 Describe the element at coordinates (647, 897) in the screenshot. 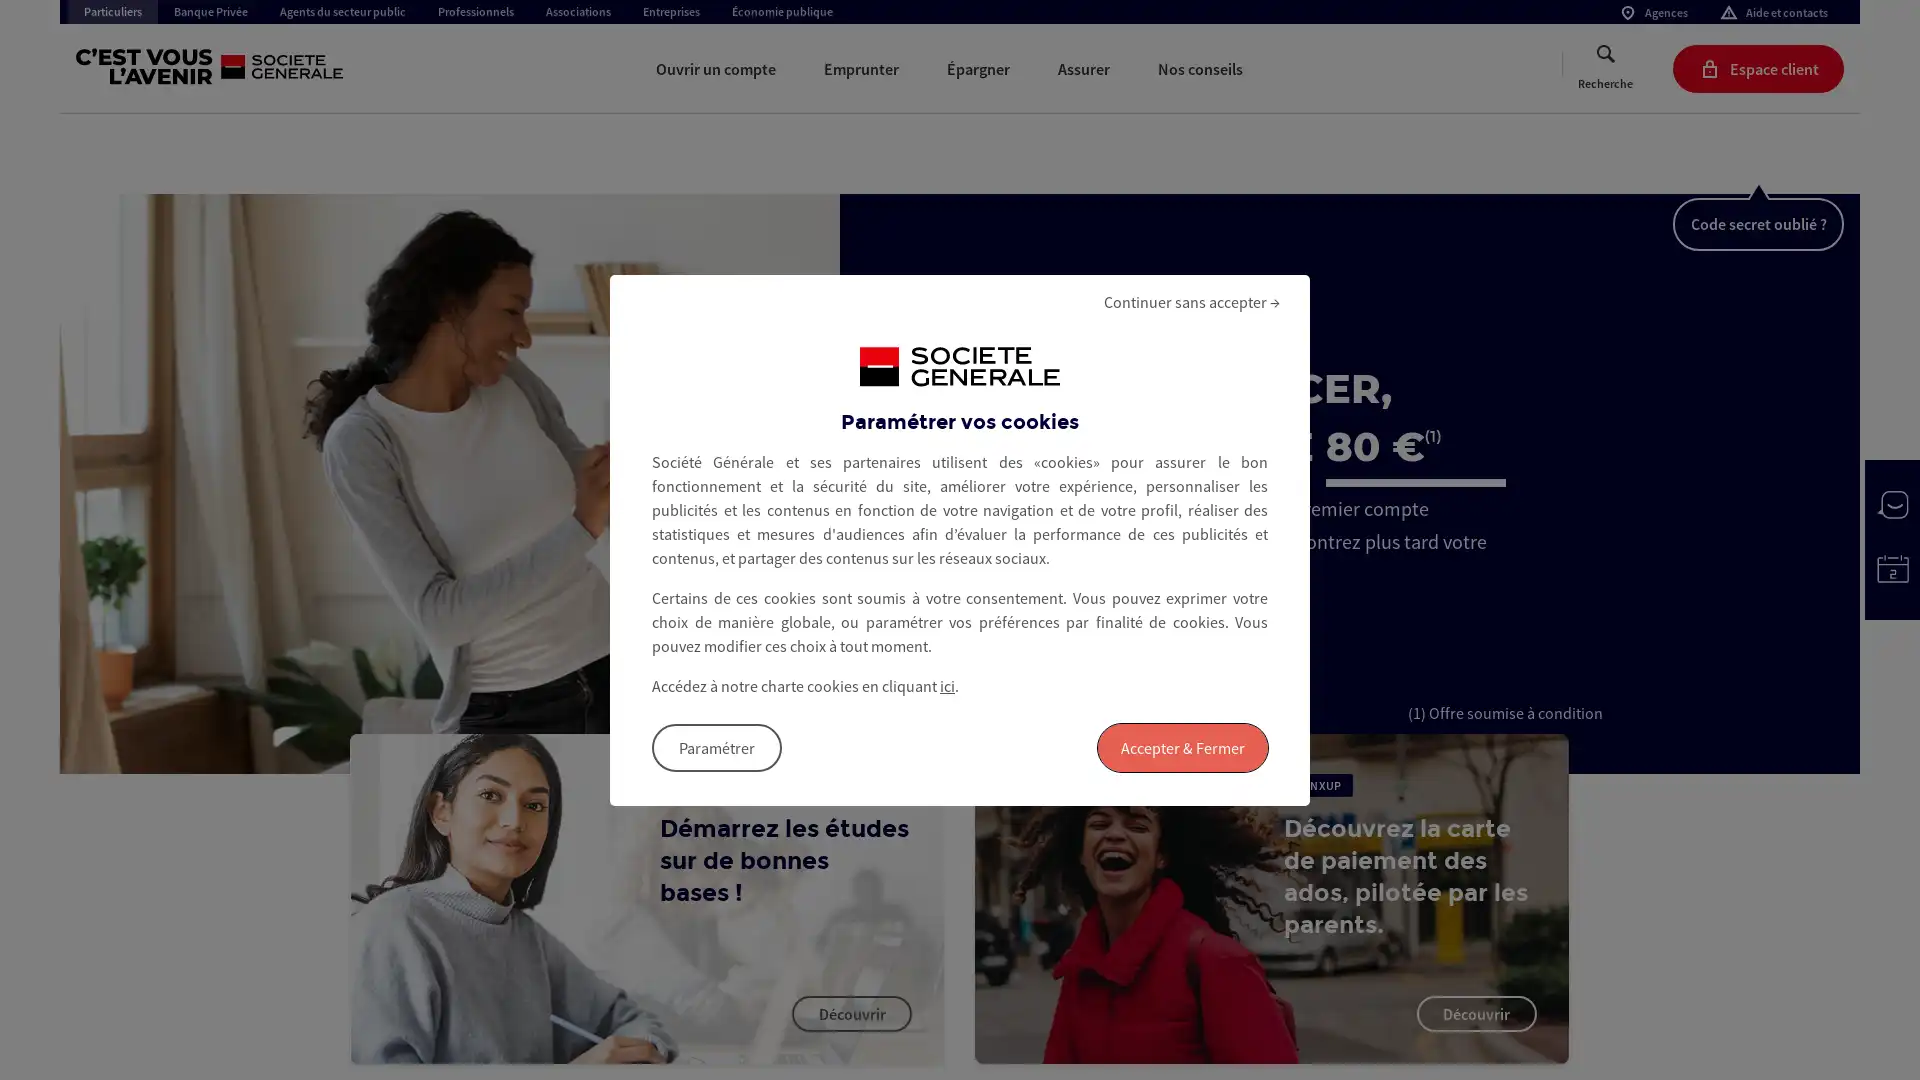

I see `PARTENARIAT ECOLES Demarrez les etudes sur de bonnes bases ! Decouvrir Demarrez les etudes sur de bonnes bases` at that location.